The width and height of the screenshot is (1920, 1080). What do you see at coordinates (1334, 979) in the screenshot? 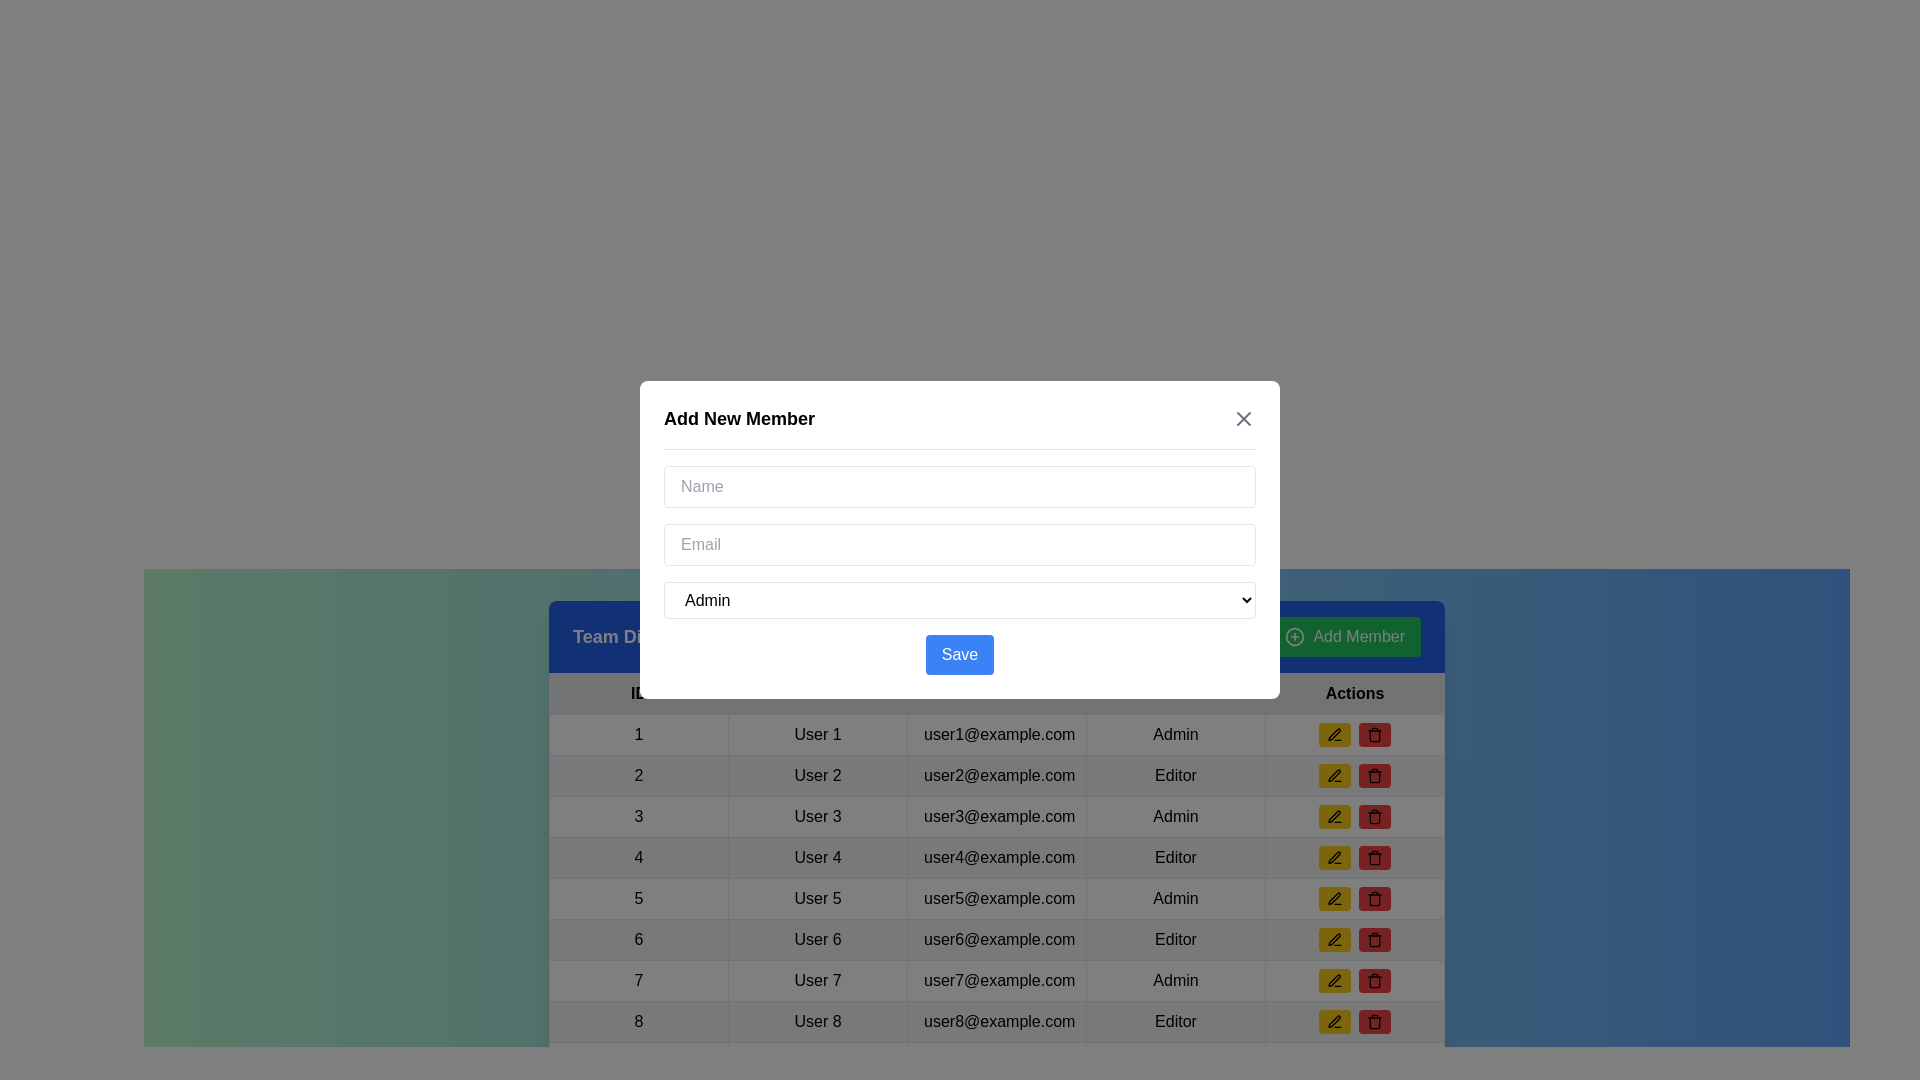
I see `the 'Edit' button located in the 'Actions' column of the table, which includes a recognizable icon as part of its design` at bounding box center [1334, 979].